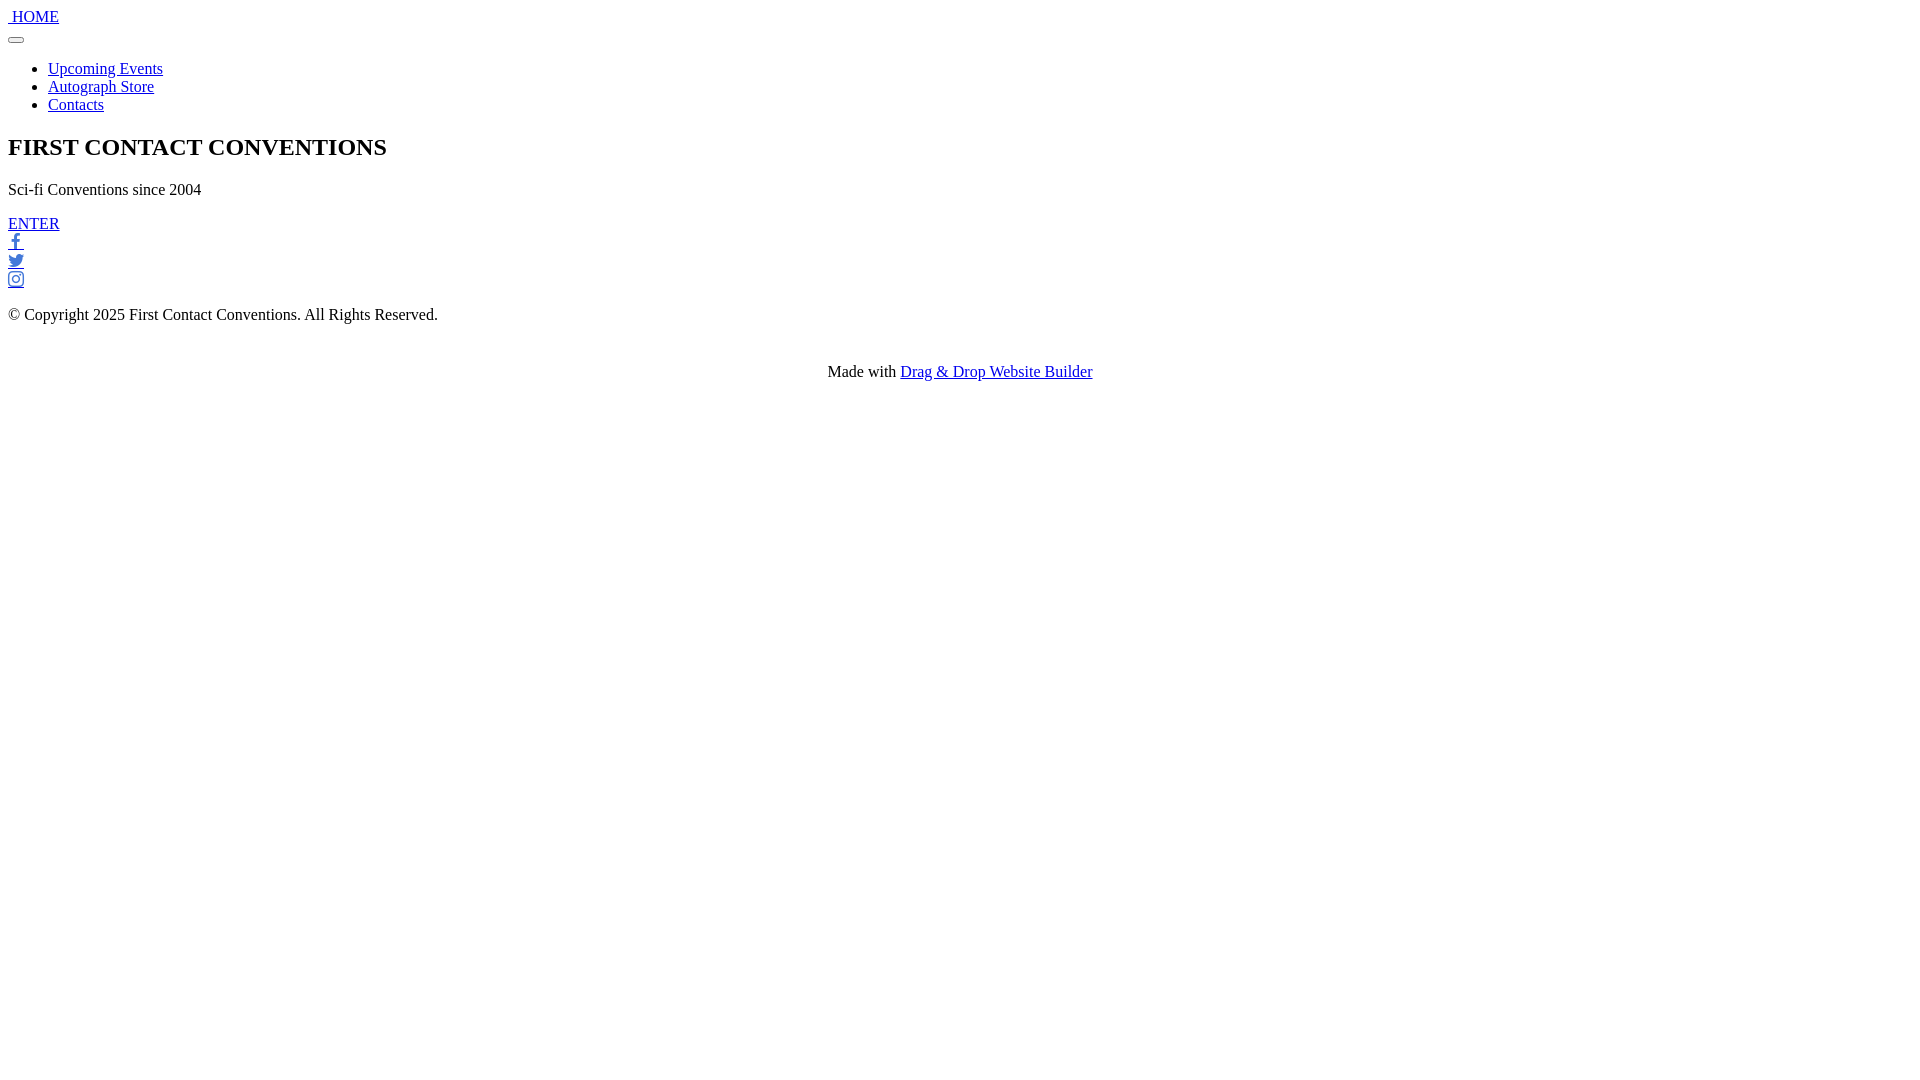 This screenshot has height=1080, width=1920. Describe the element at coordinates (48, 85) in the screenshot. I see `'Autograph Store'` at that location.